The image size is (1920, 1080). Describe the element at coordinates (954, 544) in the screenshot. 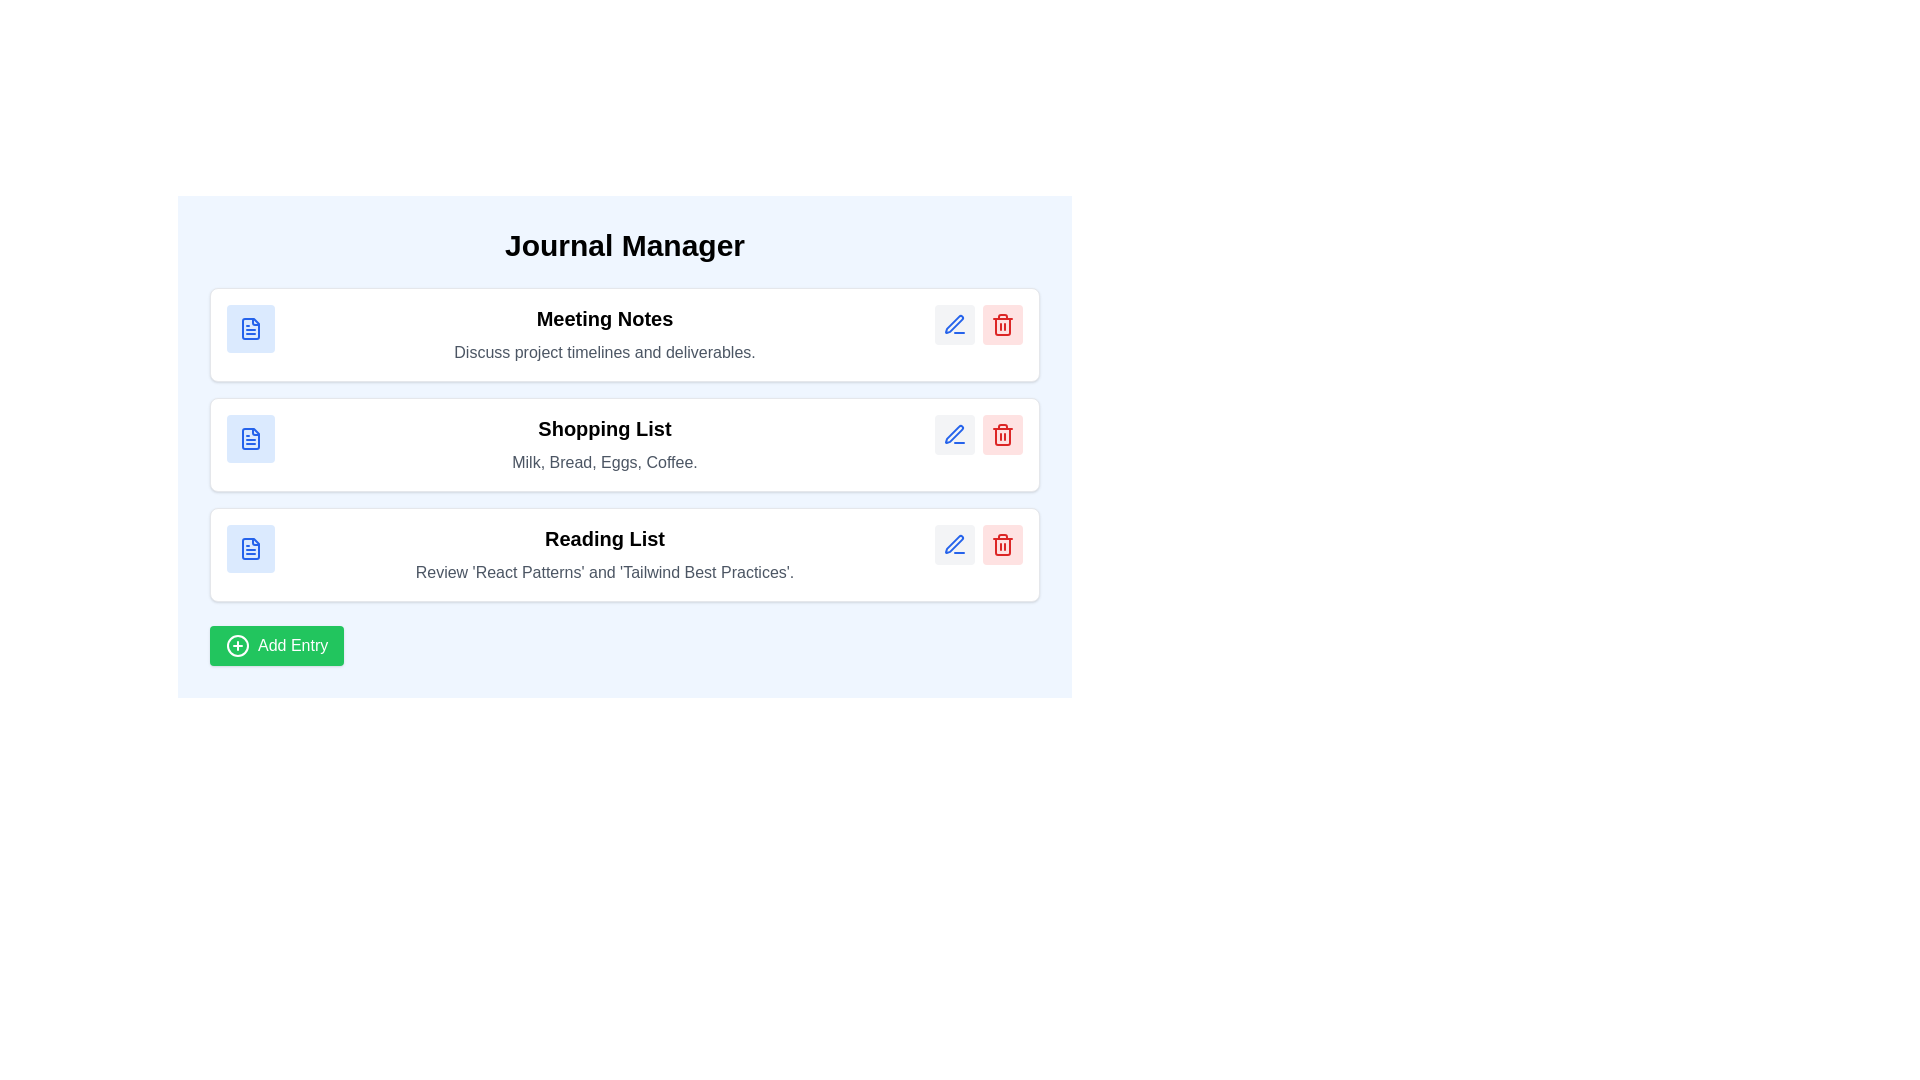

I see `the edit button located to the right of the 'Reading List' text` at that location.